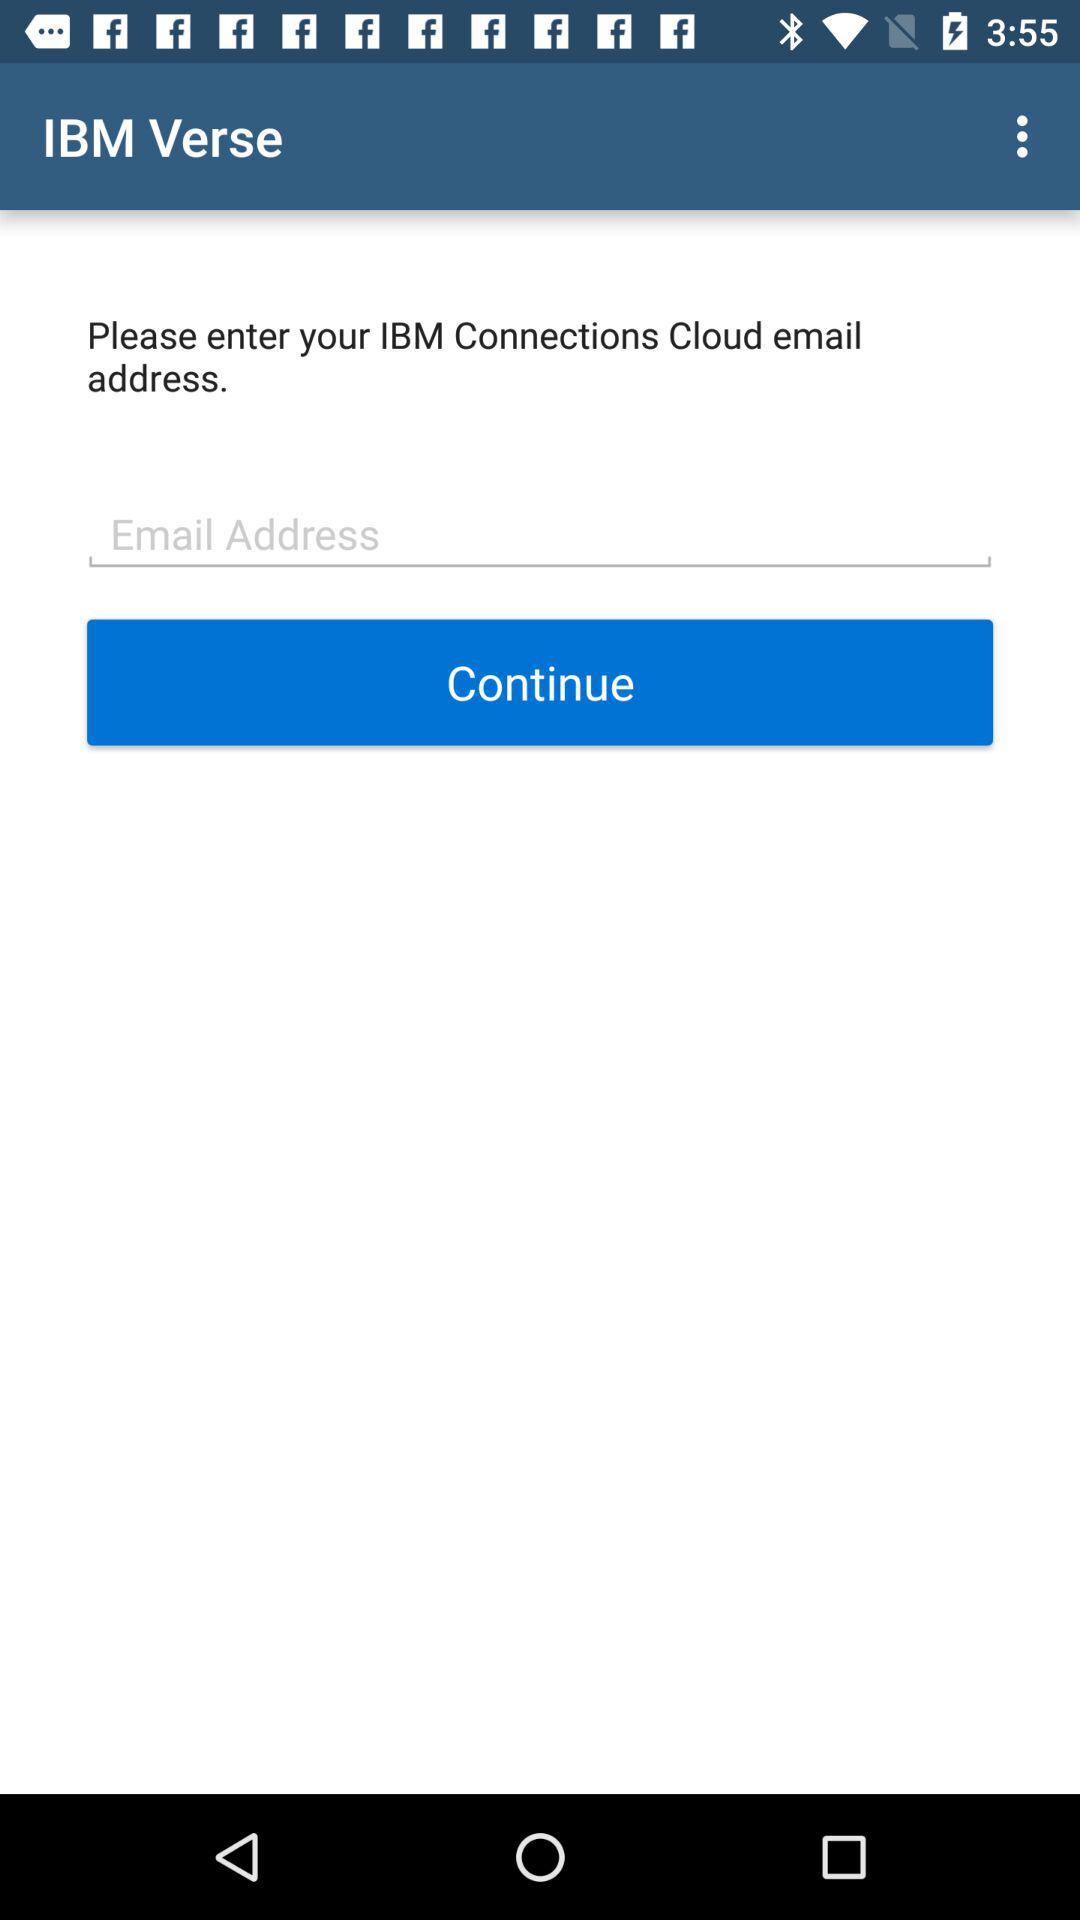 The width and height of the screenshot is (1080, 1920). Describe the element at coordinates (1027, 135) in the screenshot. I see `the item to the right of the ibm verse icon` at that location.